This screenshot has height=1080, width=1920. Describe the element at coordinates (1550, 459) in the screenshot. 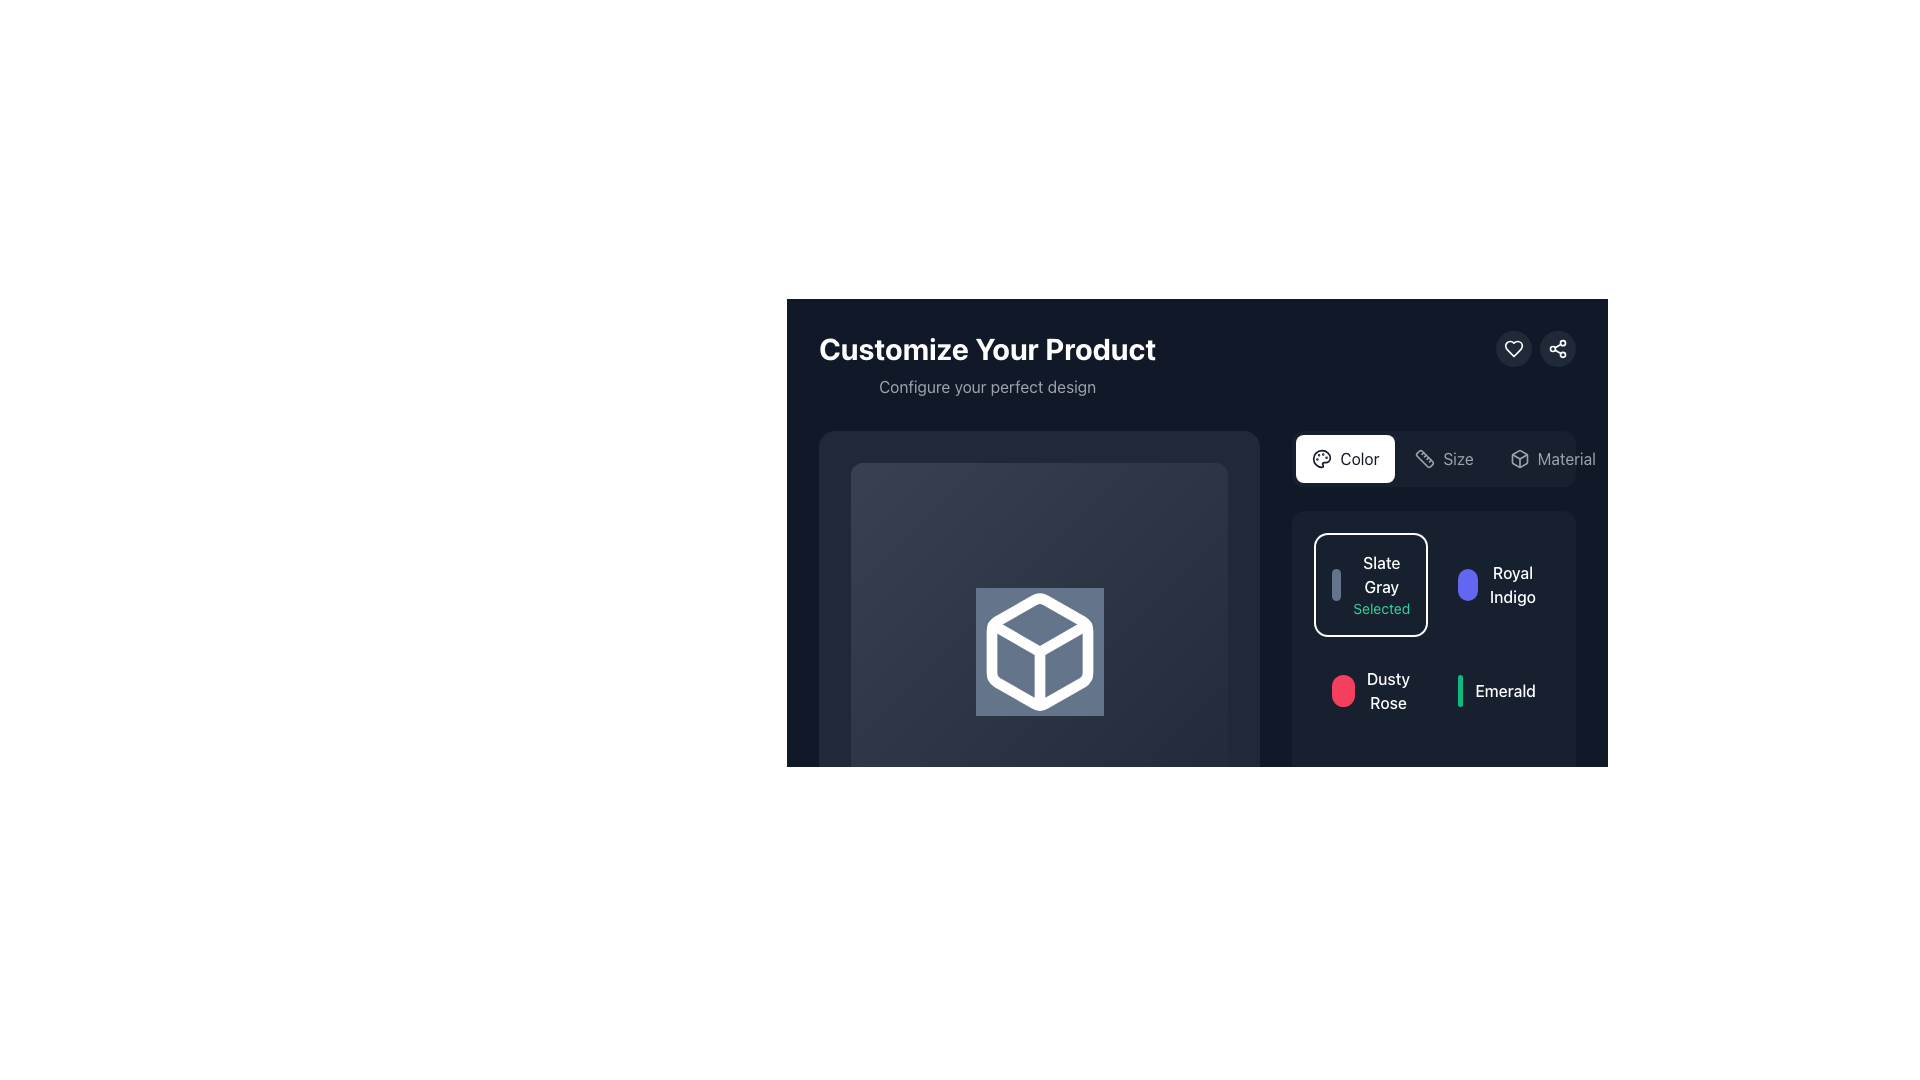

I see `the rightmost button in the horizontal sequence` at that location.